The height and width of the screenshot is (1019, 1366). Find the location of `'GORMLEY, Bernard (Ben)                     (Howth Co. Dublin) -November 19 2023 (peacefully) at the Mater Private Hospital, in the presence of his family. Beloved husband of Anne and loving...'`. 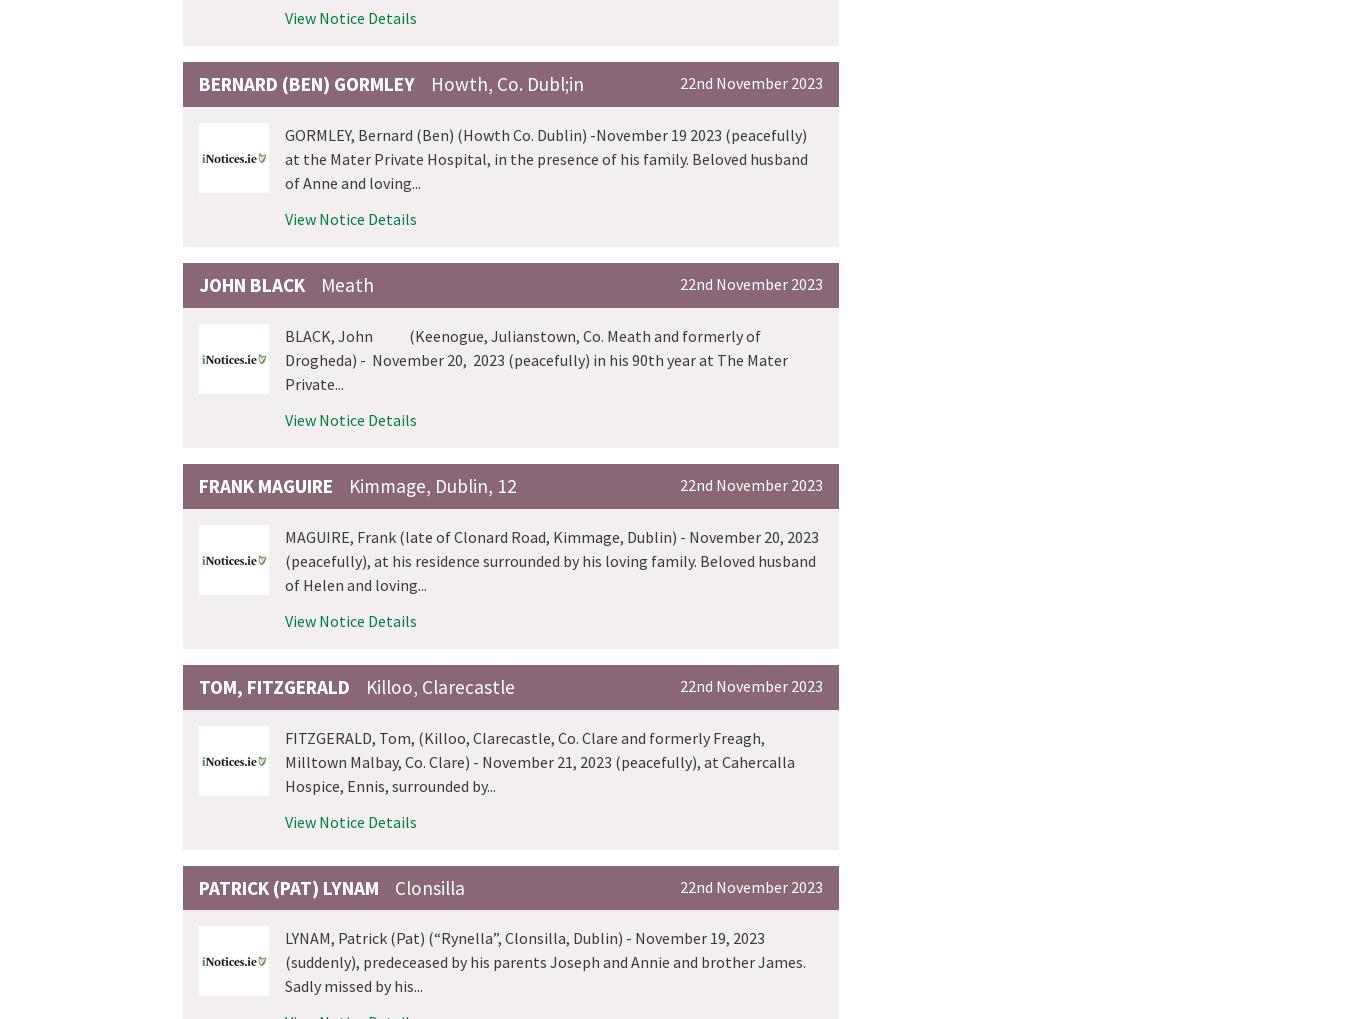

'GORMLEY, Bernard (Ben)                     (Howth Co. Dublin) -November 19 2023 (peacefully) at the Mater Private Hospital, in the presence of his family. Beloved husband of Anne and loving...' is located at coordinates (546, 158).